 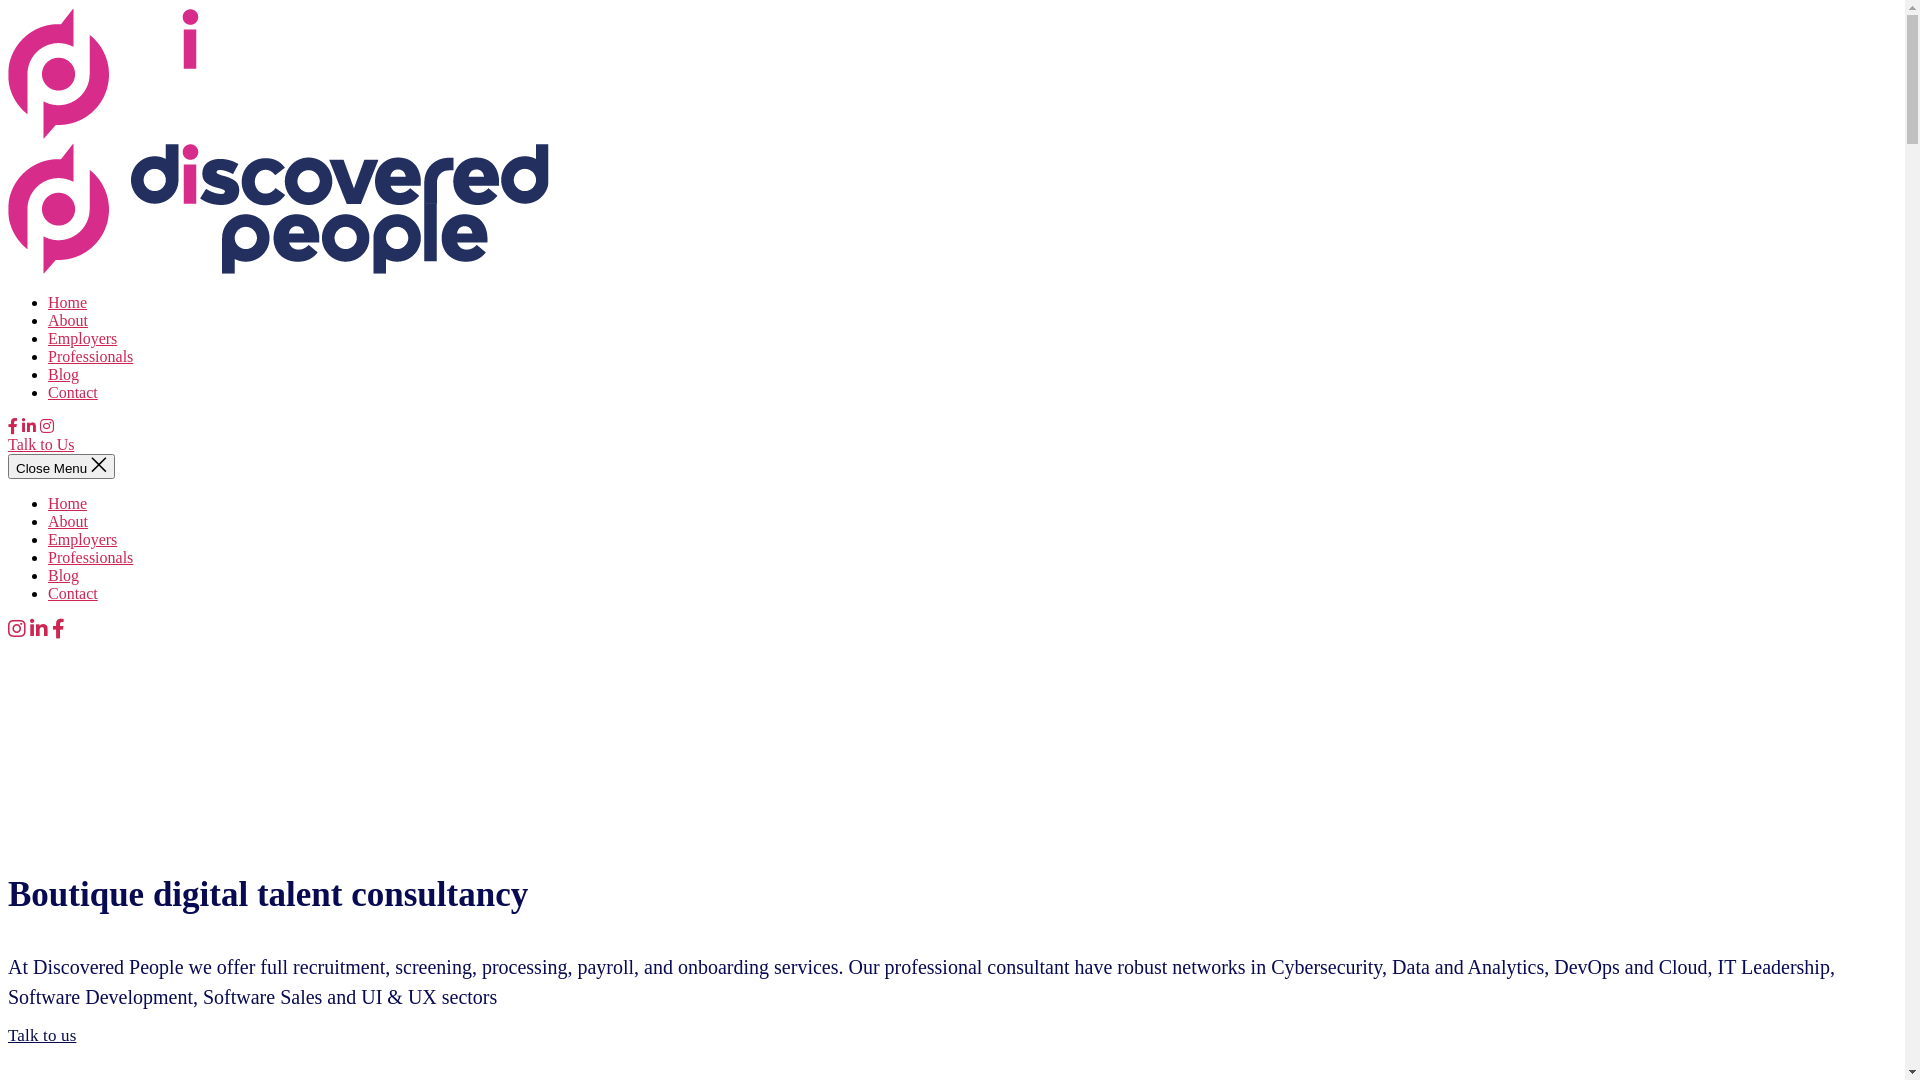 I want to click on 'Blog', so click(x=63, y=374).